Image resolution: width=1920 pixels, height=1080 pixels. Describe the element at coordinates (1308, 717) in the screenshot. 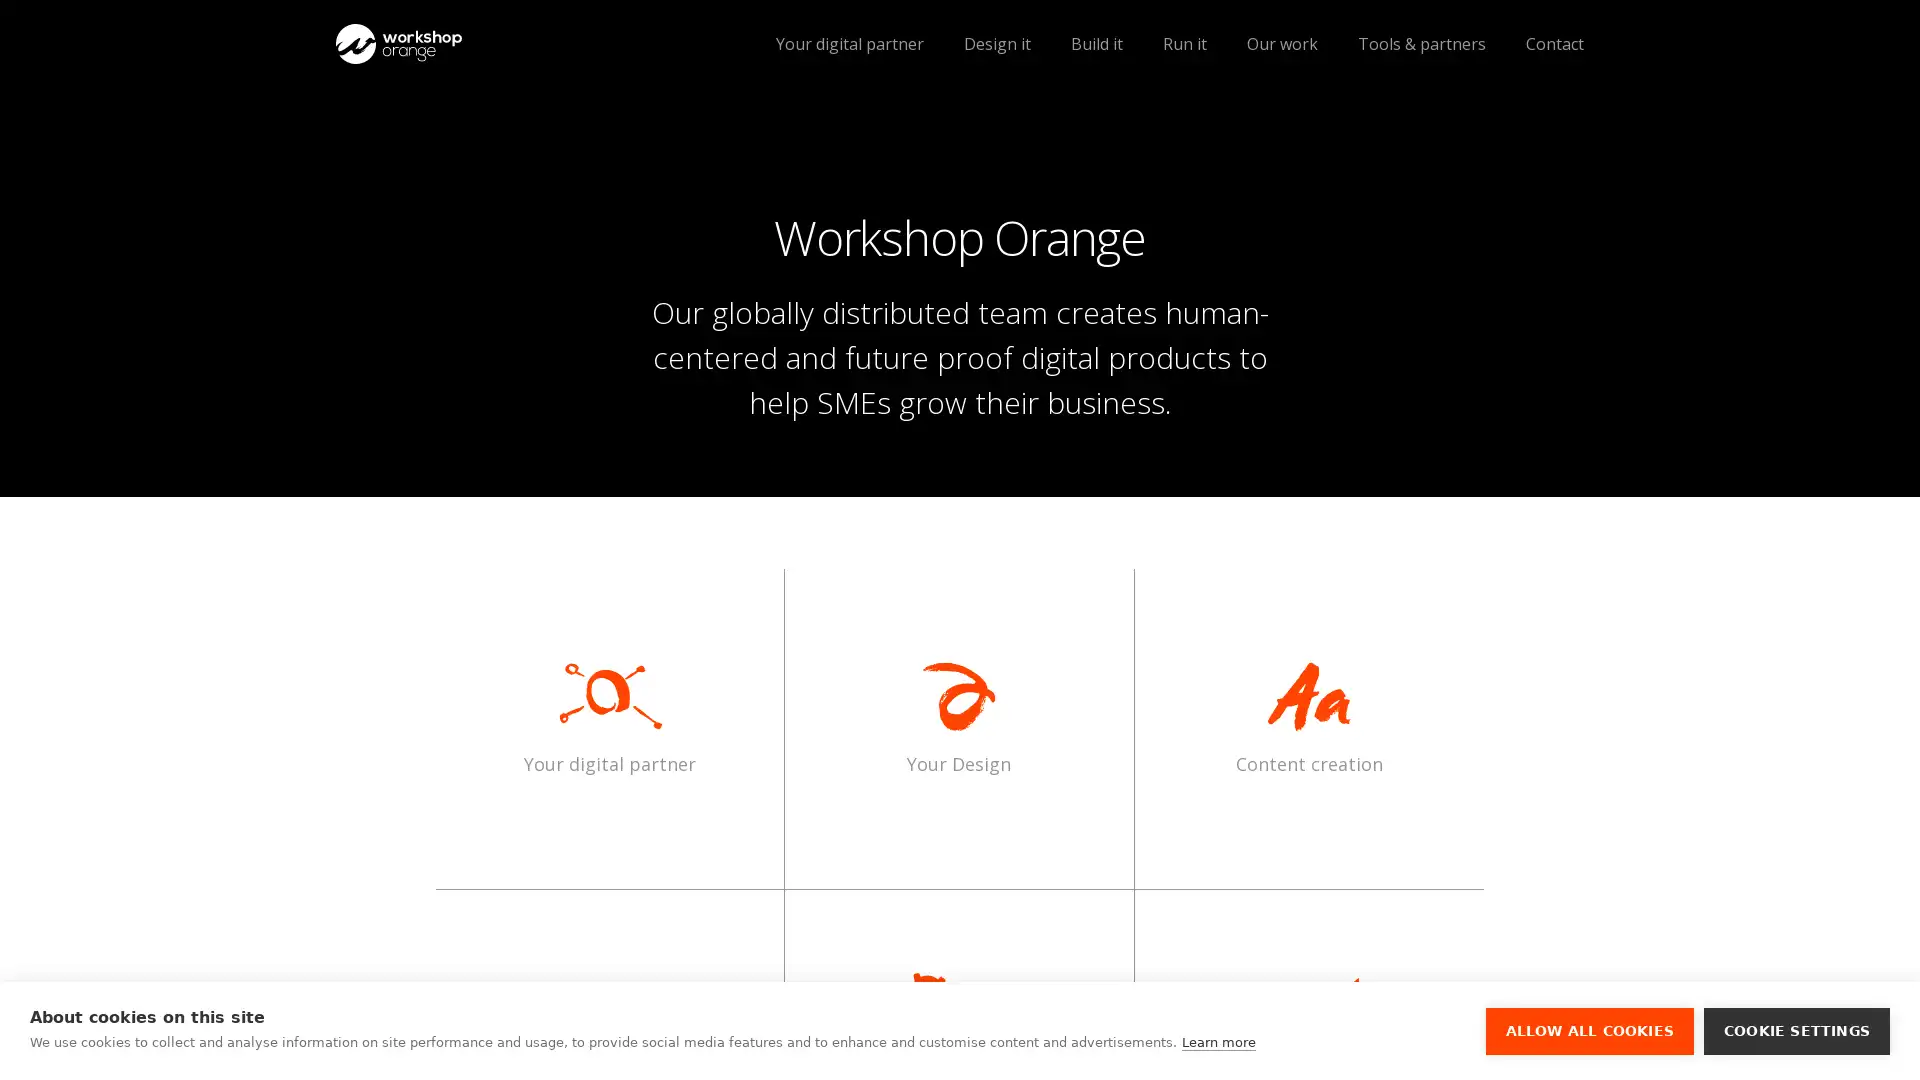

I see `Content creation` at that location.